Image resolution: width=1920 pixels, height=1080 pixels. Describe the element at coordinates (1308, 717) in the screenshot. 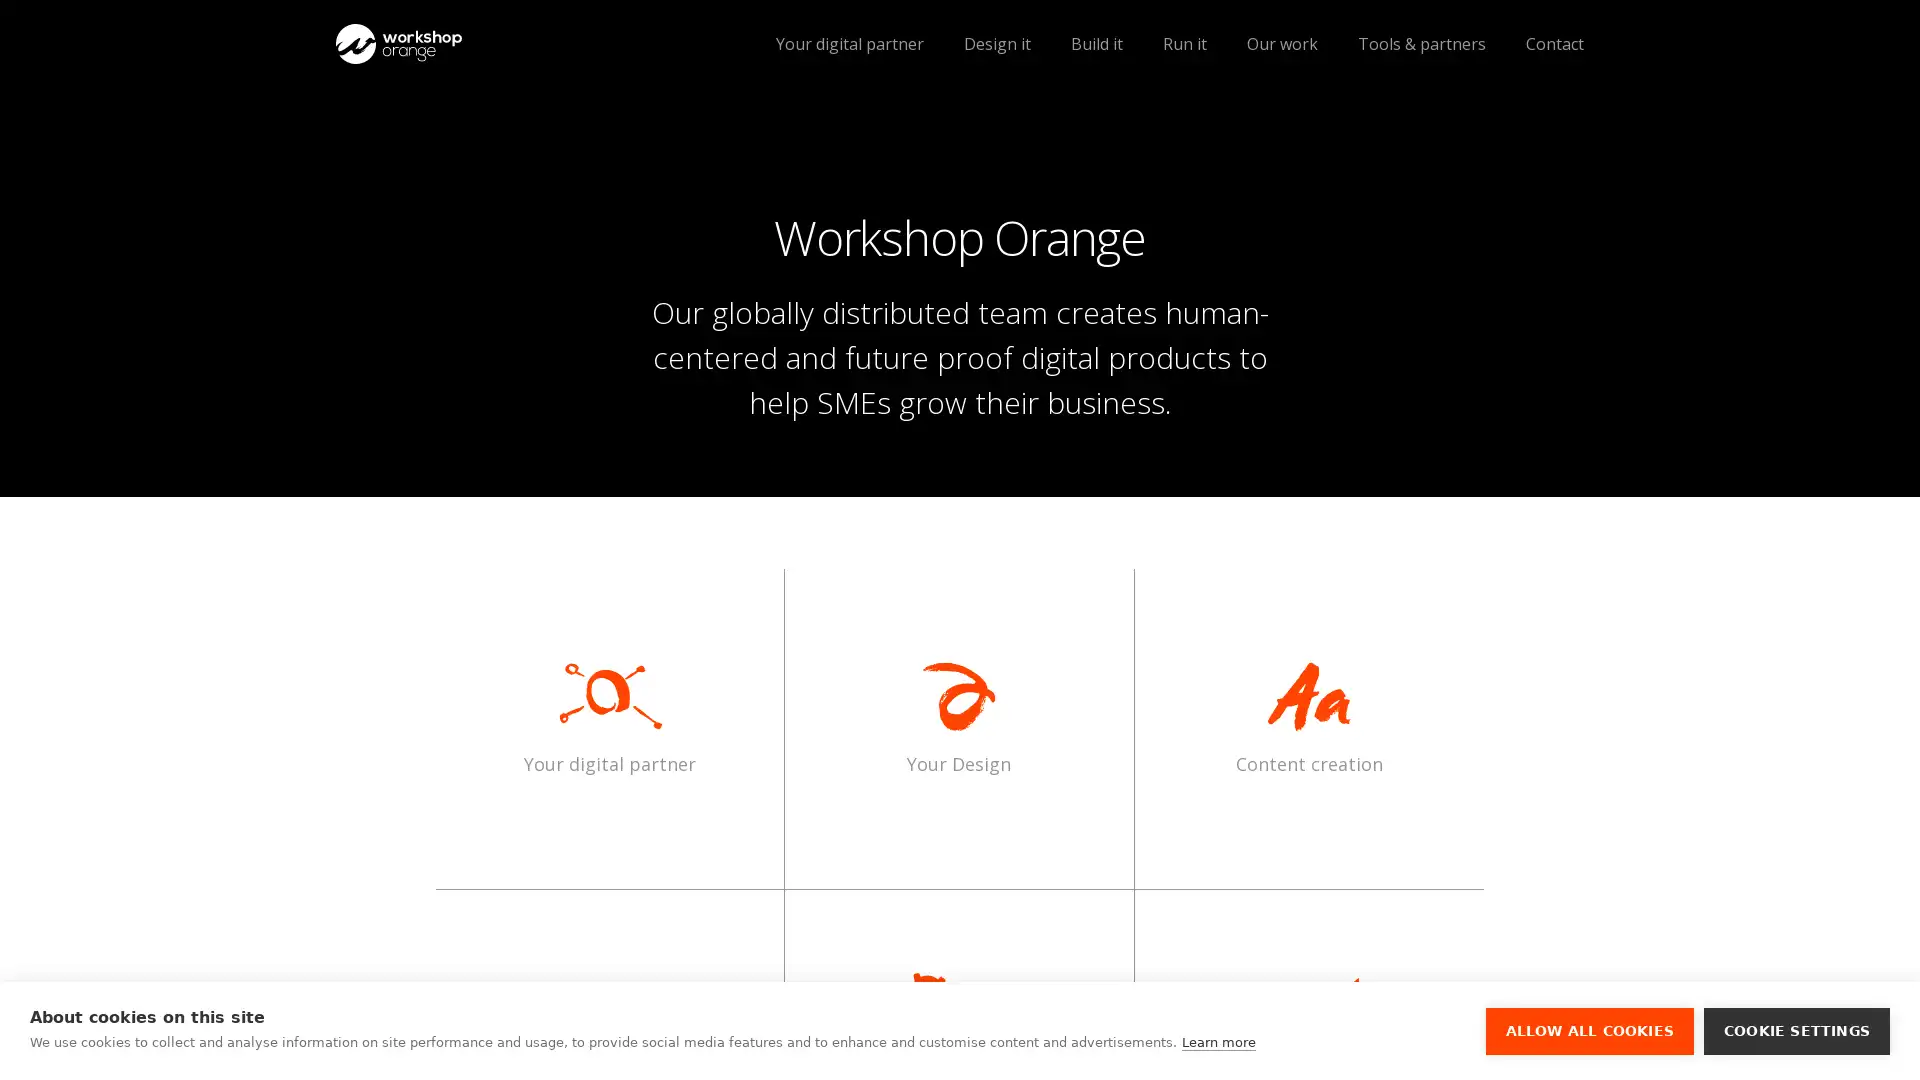

I see `Content creation` at that location.